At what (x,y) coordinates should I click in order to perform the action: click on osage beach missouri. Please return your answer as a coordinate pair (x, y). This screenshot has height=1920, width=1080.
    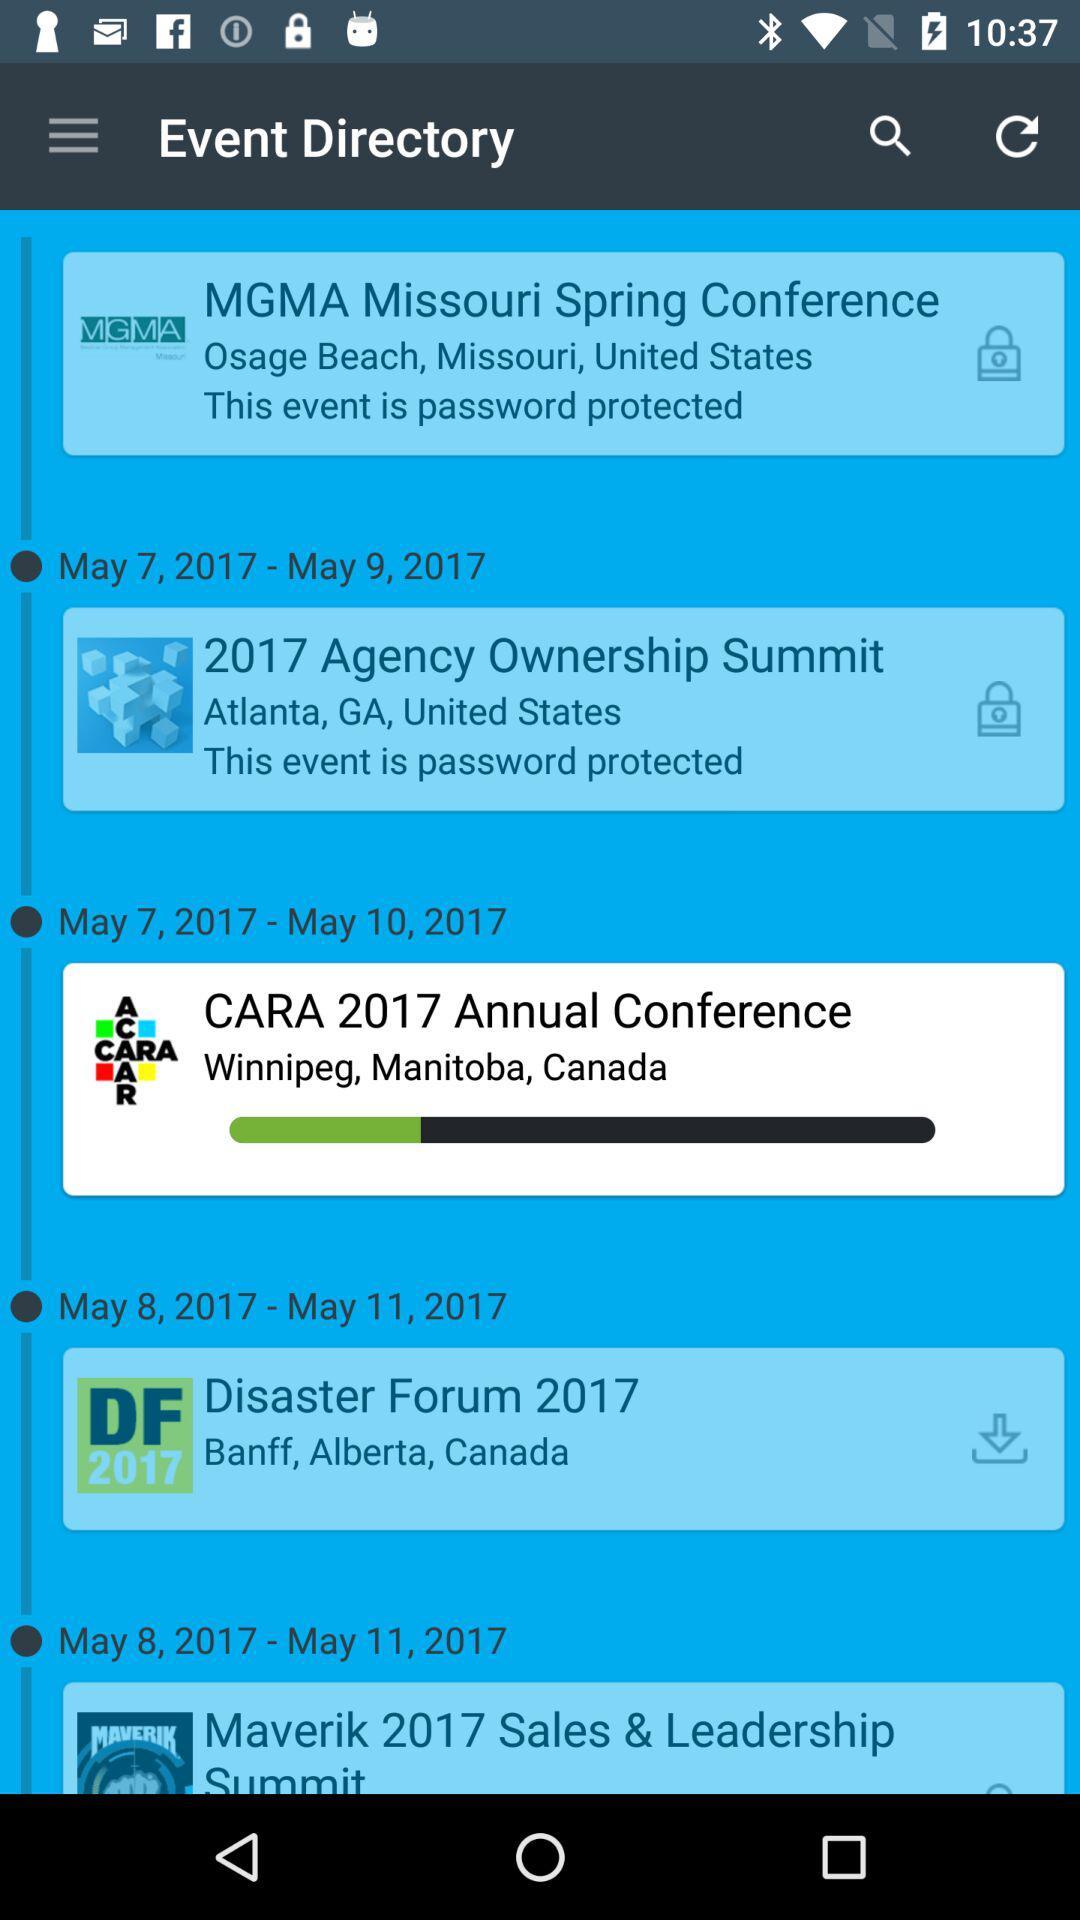
    Looking at the image, I should click on (582, 354).